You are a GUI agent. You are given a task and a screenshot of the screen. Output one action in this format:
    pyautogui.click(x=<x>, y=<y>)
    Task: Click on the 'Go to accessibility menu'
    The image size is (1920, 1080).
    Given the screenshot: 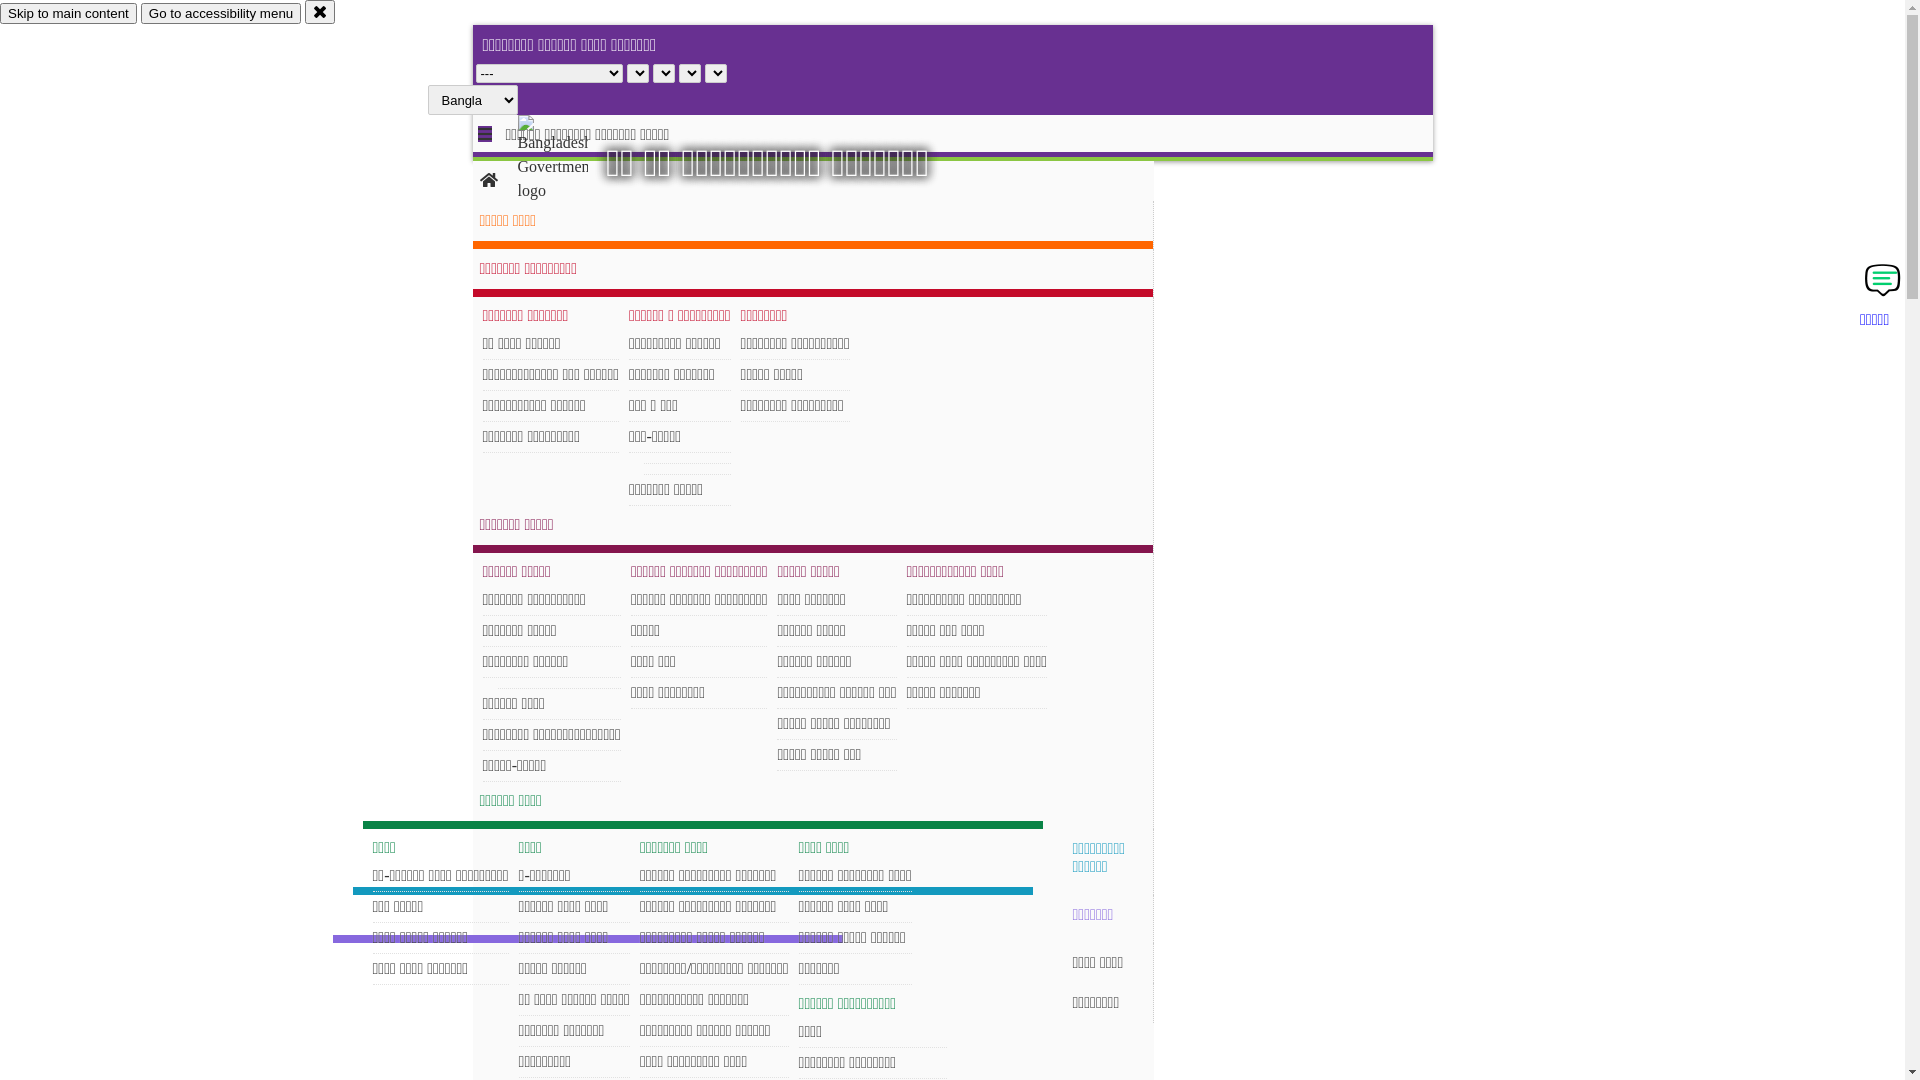 What is the action you would take?
    pyautogui.click(x=220, y=13)
    